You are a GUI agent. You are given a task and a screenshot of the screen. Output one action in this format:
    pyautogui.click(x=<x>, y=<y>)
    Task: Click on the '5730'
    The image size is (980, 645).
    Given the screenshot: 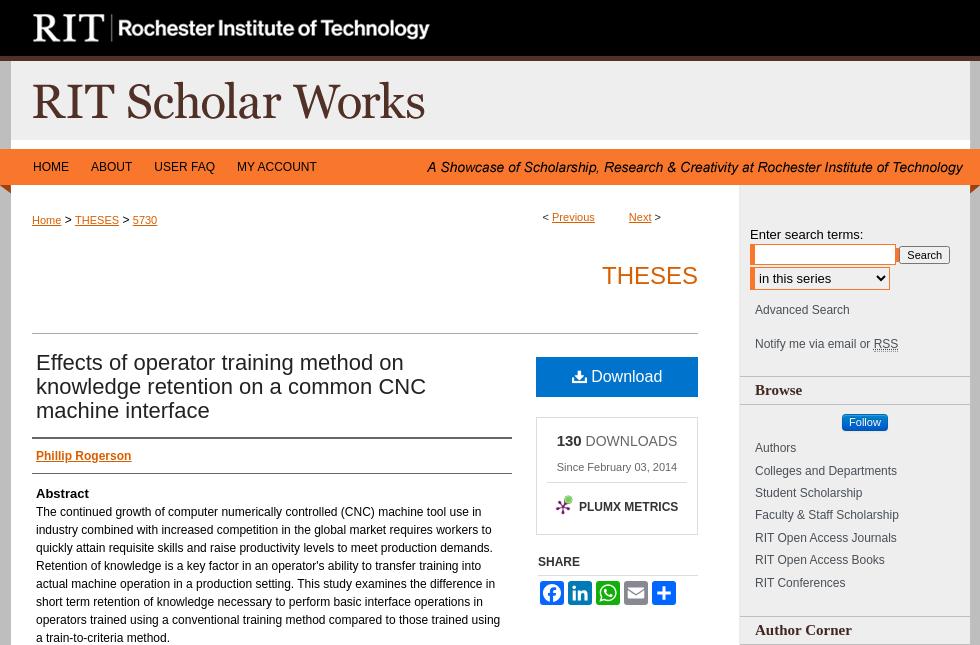 What is the action you would take?
    pyautogui.click(x=144, y=219)
    